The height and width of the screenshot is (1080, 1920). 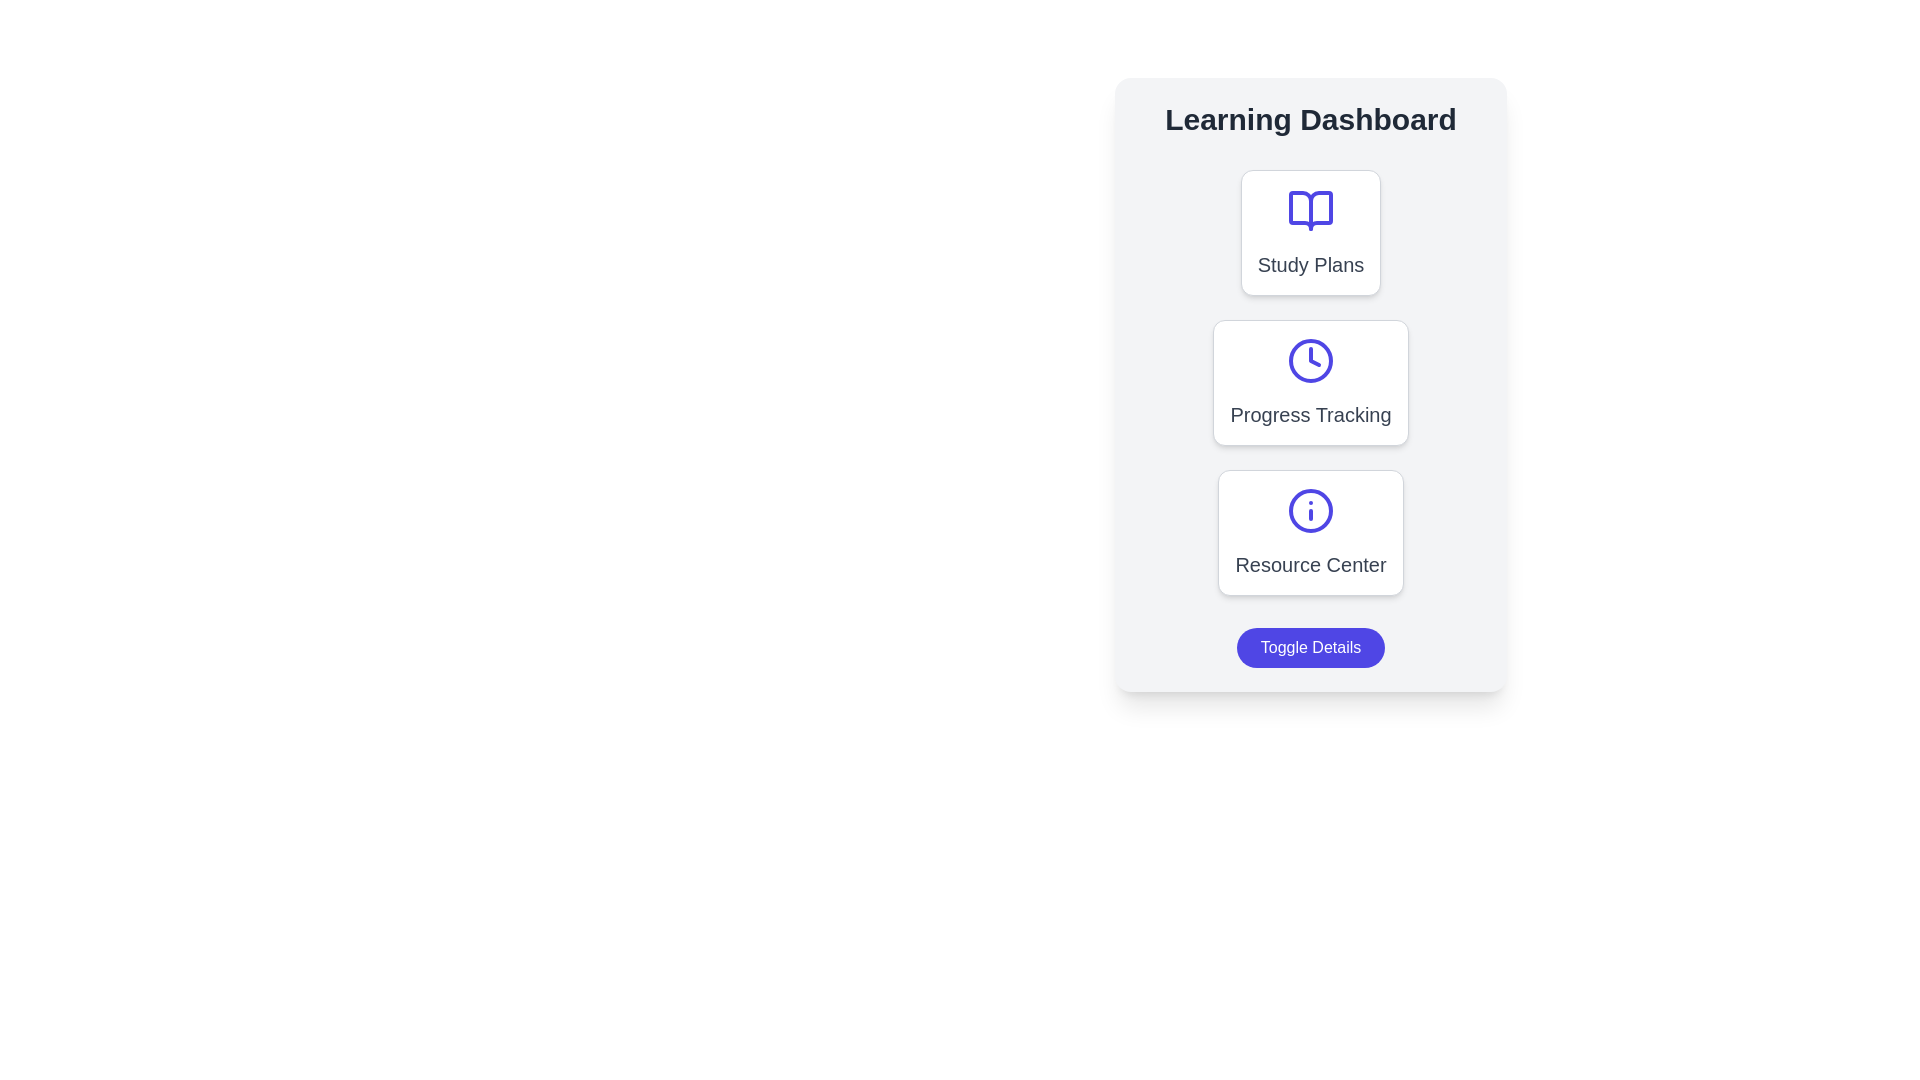 I want to click on the 'Progress Tracking' text label which is styled with large, medium weight gray font and is located in the second card of the vertically stacked panel, so click(x=1310, y=414).